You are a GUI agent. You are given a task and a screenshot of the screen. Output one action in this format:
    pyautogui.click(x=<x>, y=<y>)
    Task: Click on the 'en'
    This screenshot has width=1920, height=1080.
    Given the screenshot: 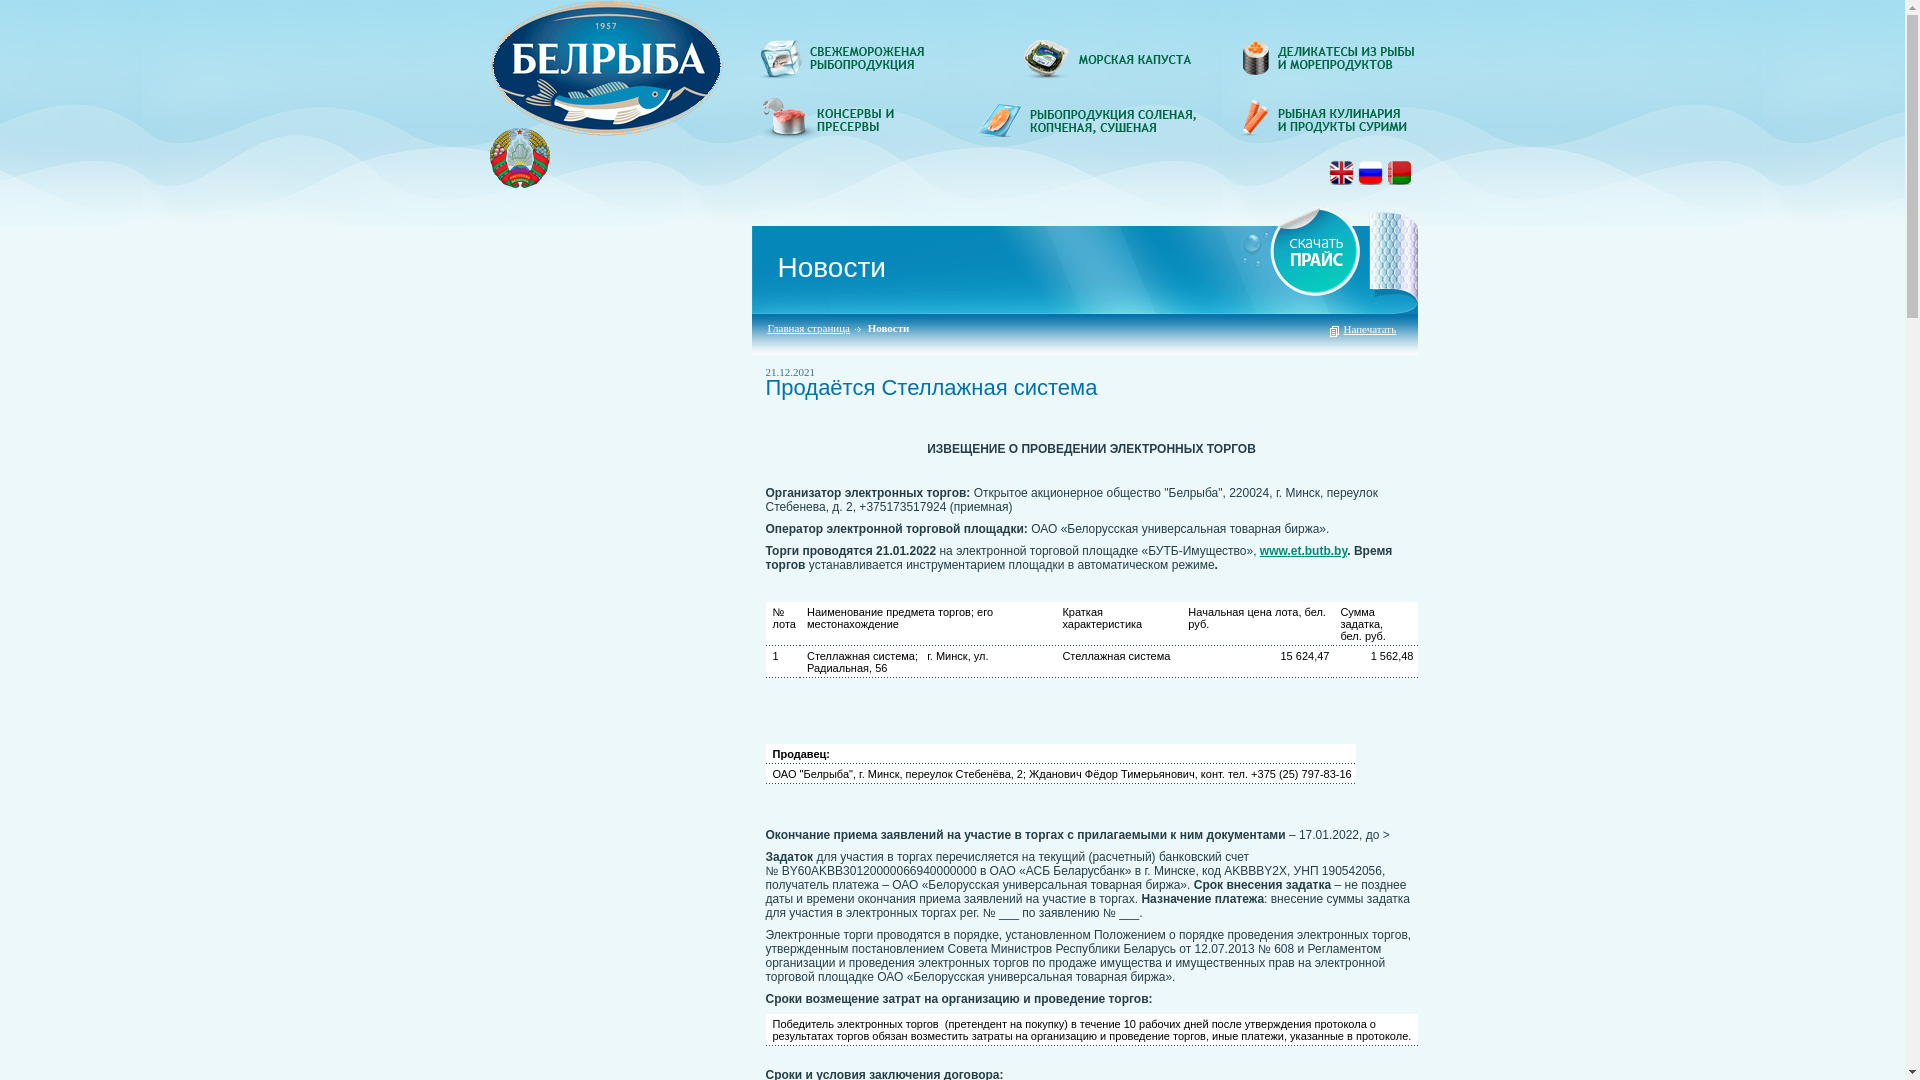 What is the action you would take?
    pyautogui.click(x=1341, y=180)
    